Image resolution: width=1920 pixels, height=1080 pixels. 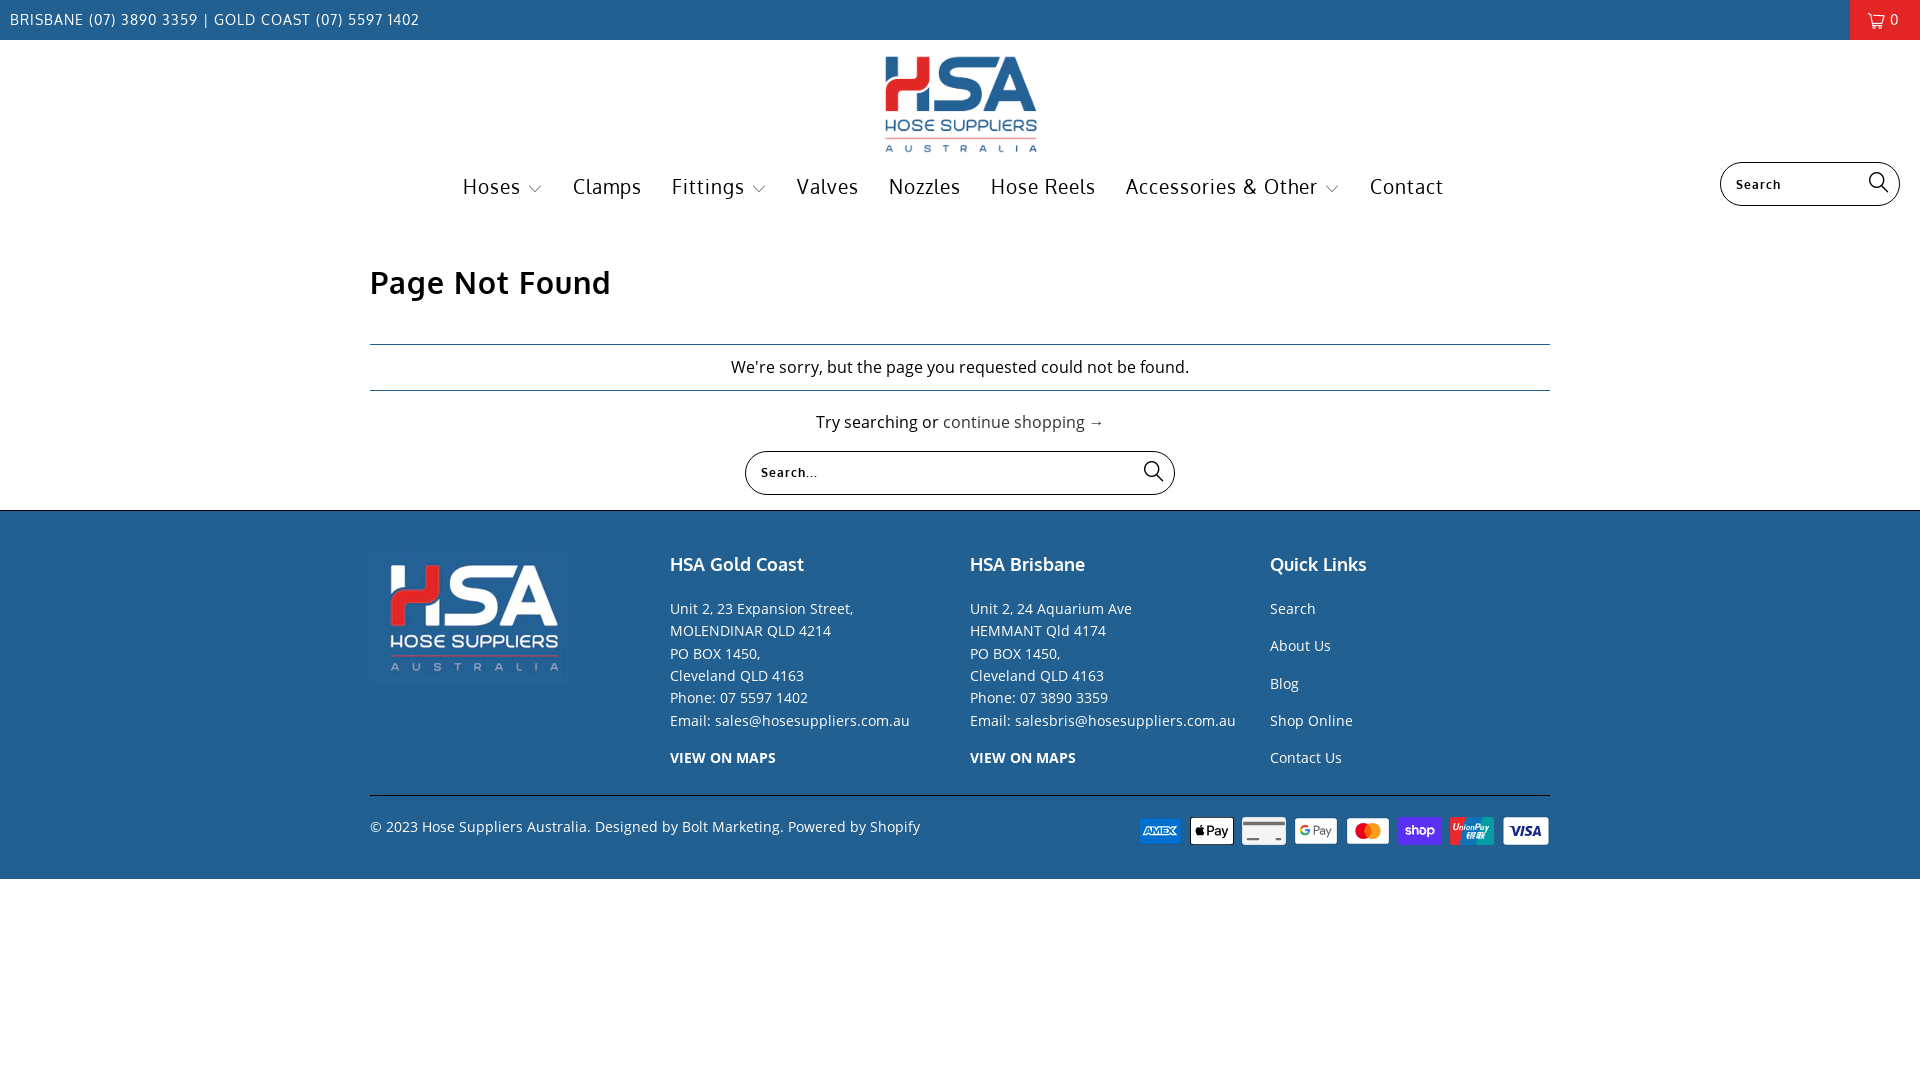 What do you see at coordinates (812, 720) in the screenshot?
I see `'sales@hosesuppliers.com.au'` at bounding box center [812, 720].